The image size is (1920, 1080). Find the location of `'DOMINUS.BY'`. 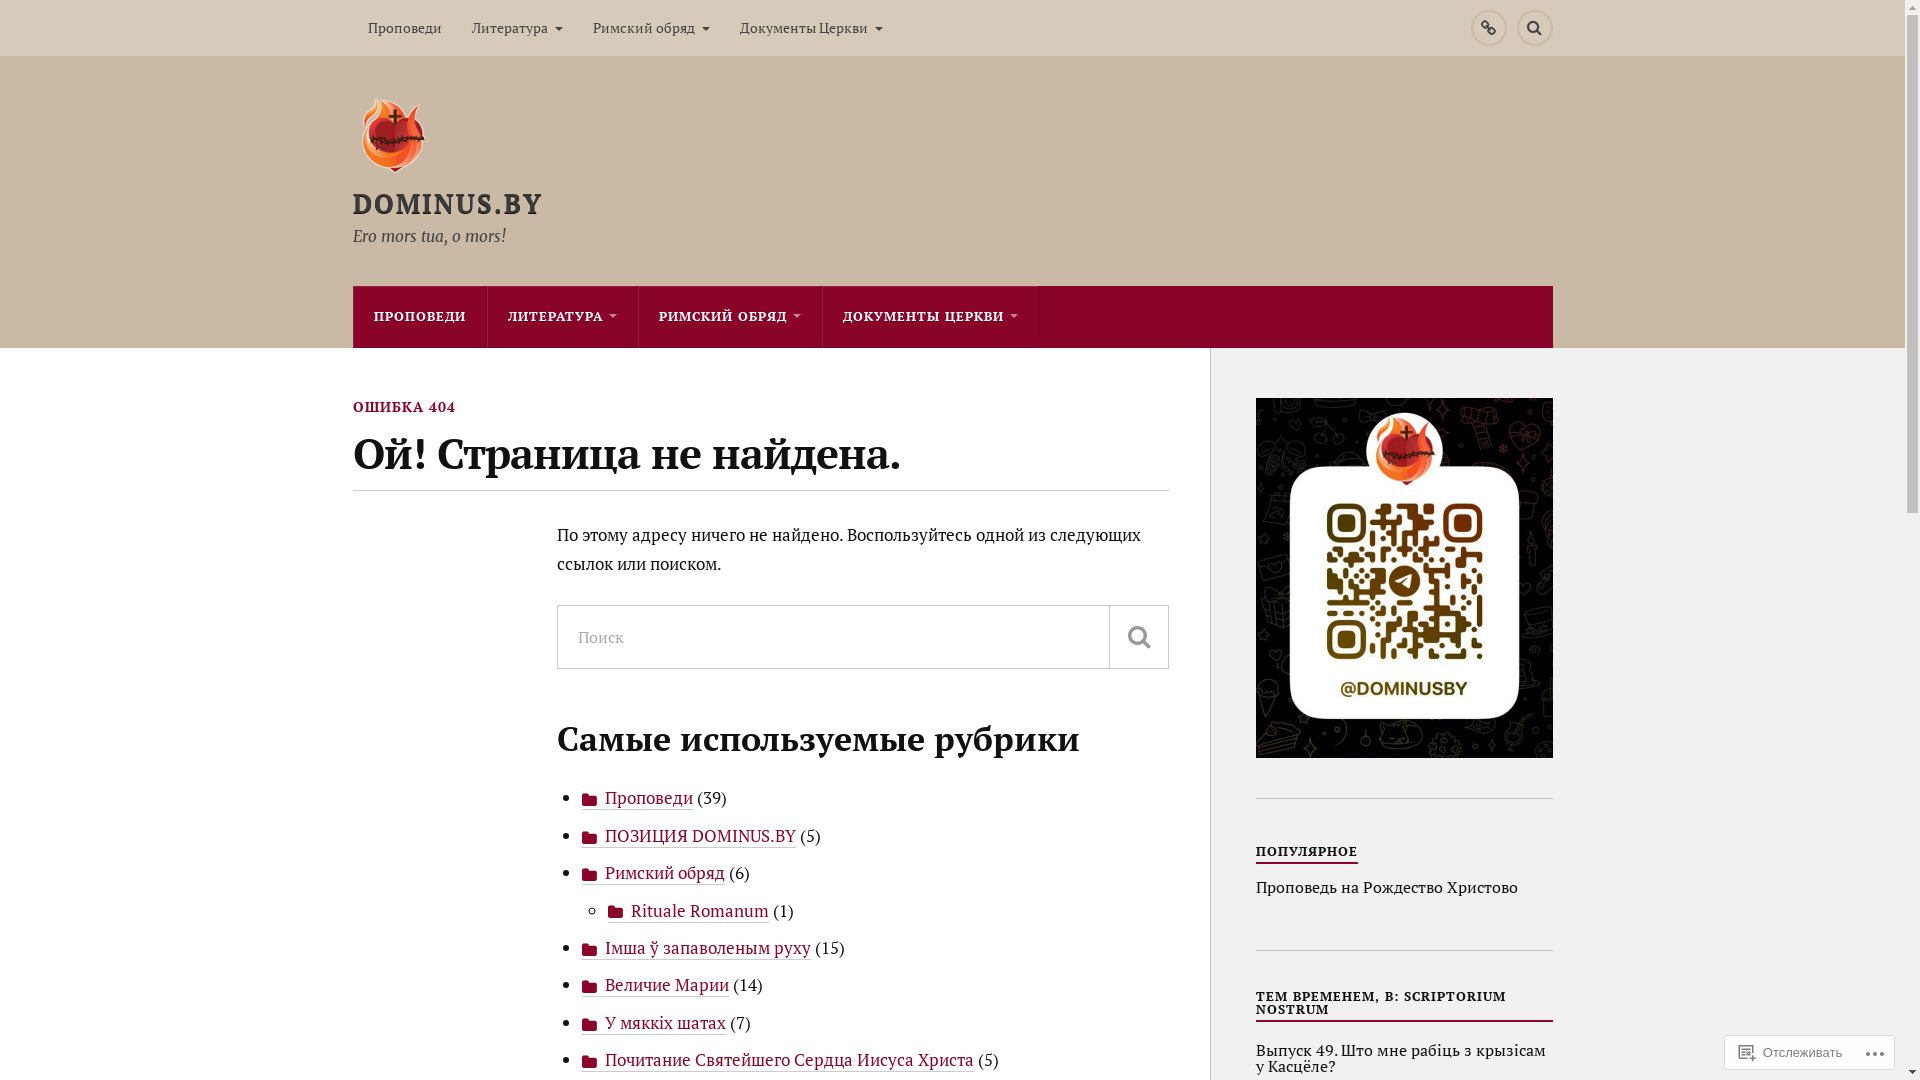

'DOMINUS.BY' is located at coordinates (445, 203).